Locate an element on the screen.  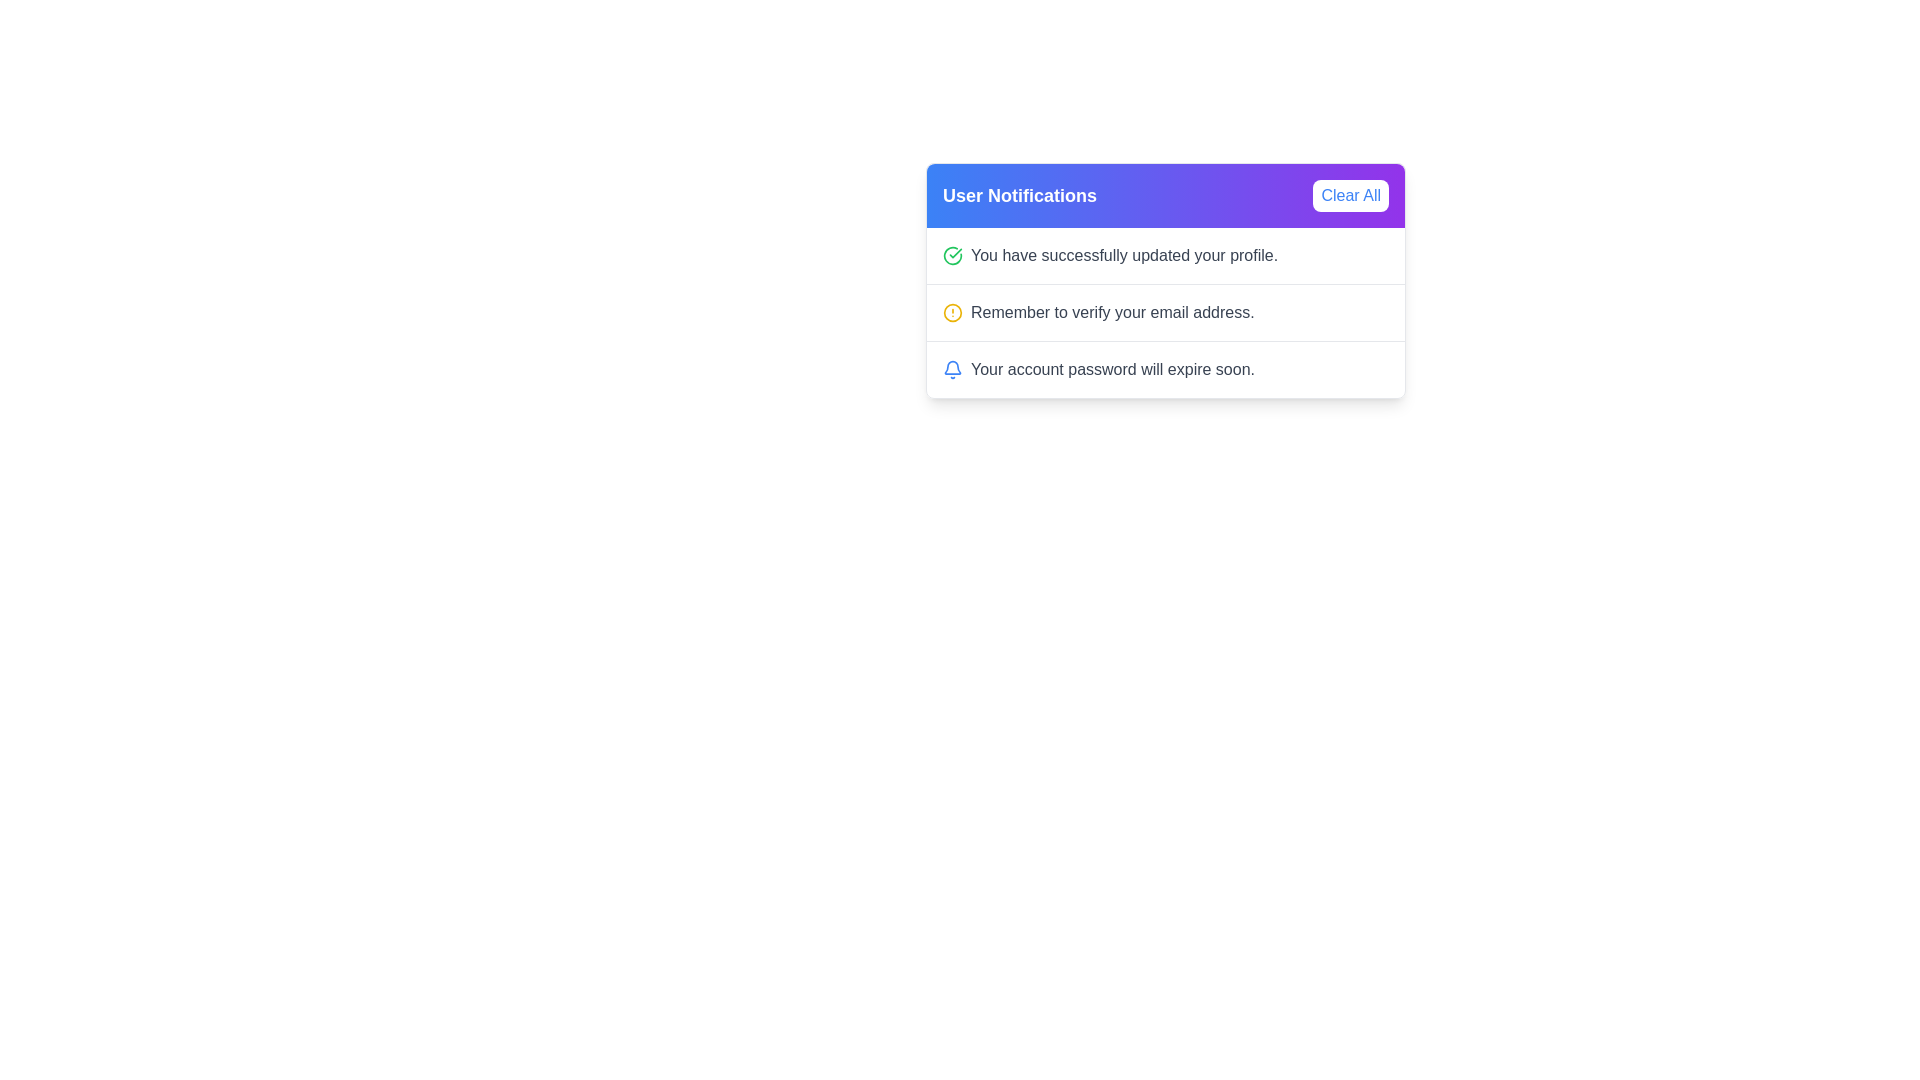
the bell icon in the header section, which serves as a visual cue for notifications, located at the top-right region of the notification card is located at coordinates (952, 367).